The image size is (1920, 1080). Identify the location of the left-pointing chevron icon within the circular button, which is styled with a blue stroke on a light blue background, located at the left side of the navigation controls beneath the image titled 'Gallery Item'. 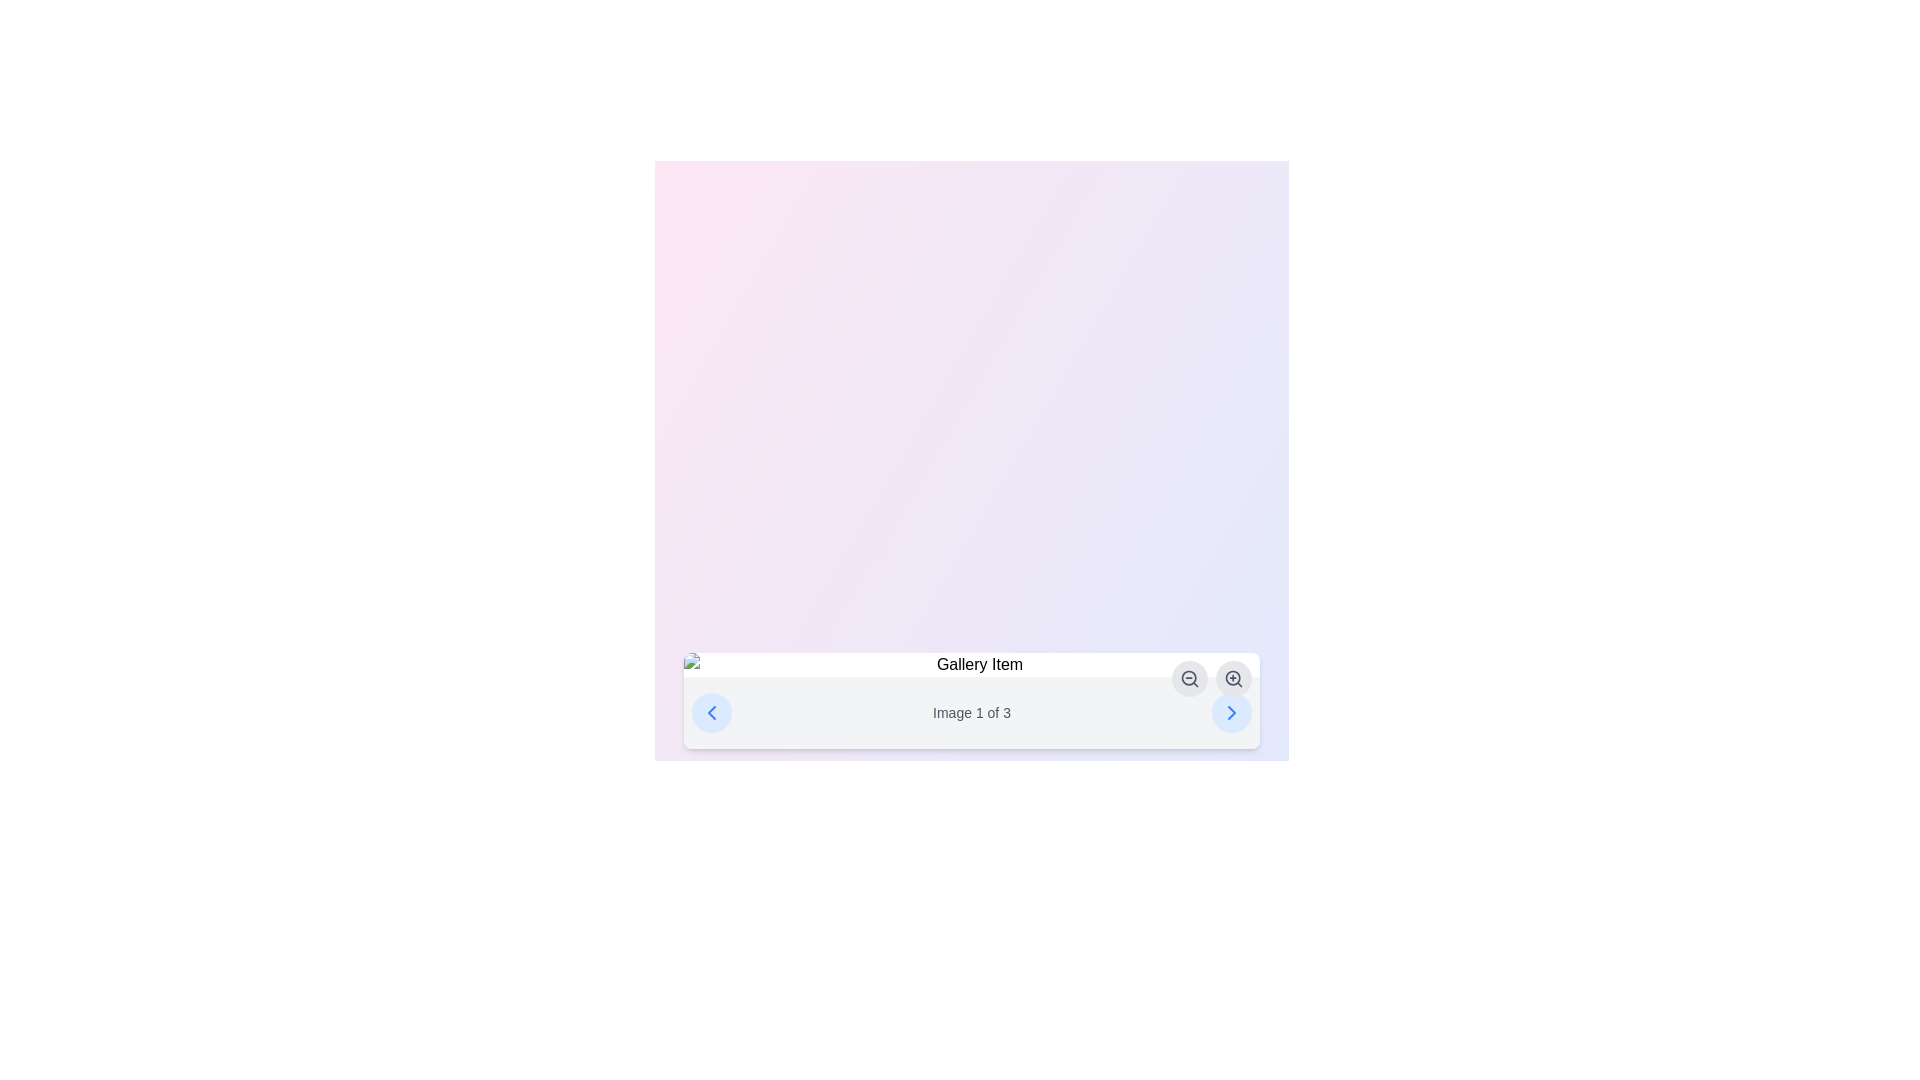
(711, 712).